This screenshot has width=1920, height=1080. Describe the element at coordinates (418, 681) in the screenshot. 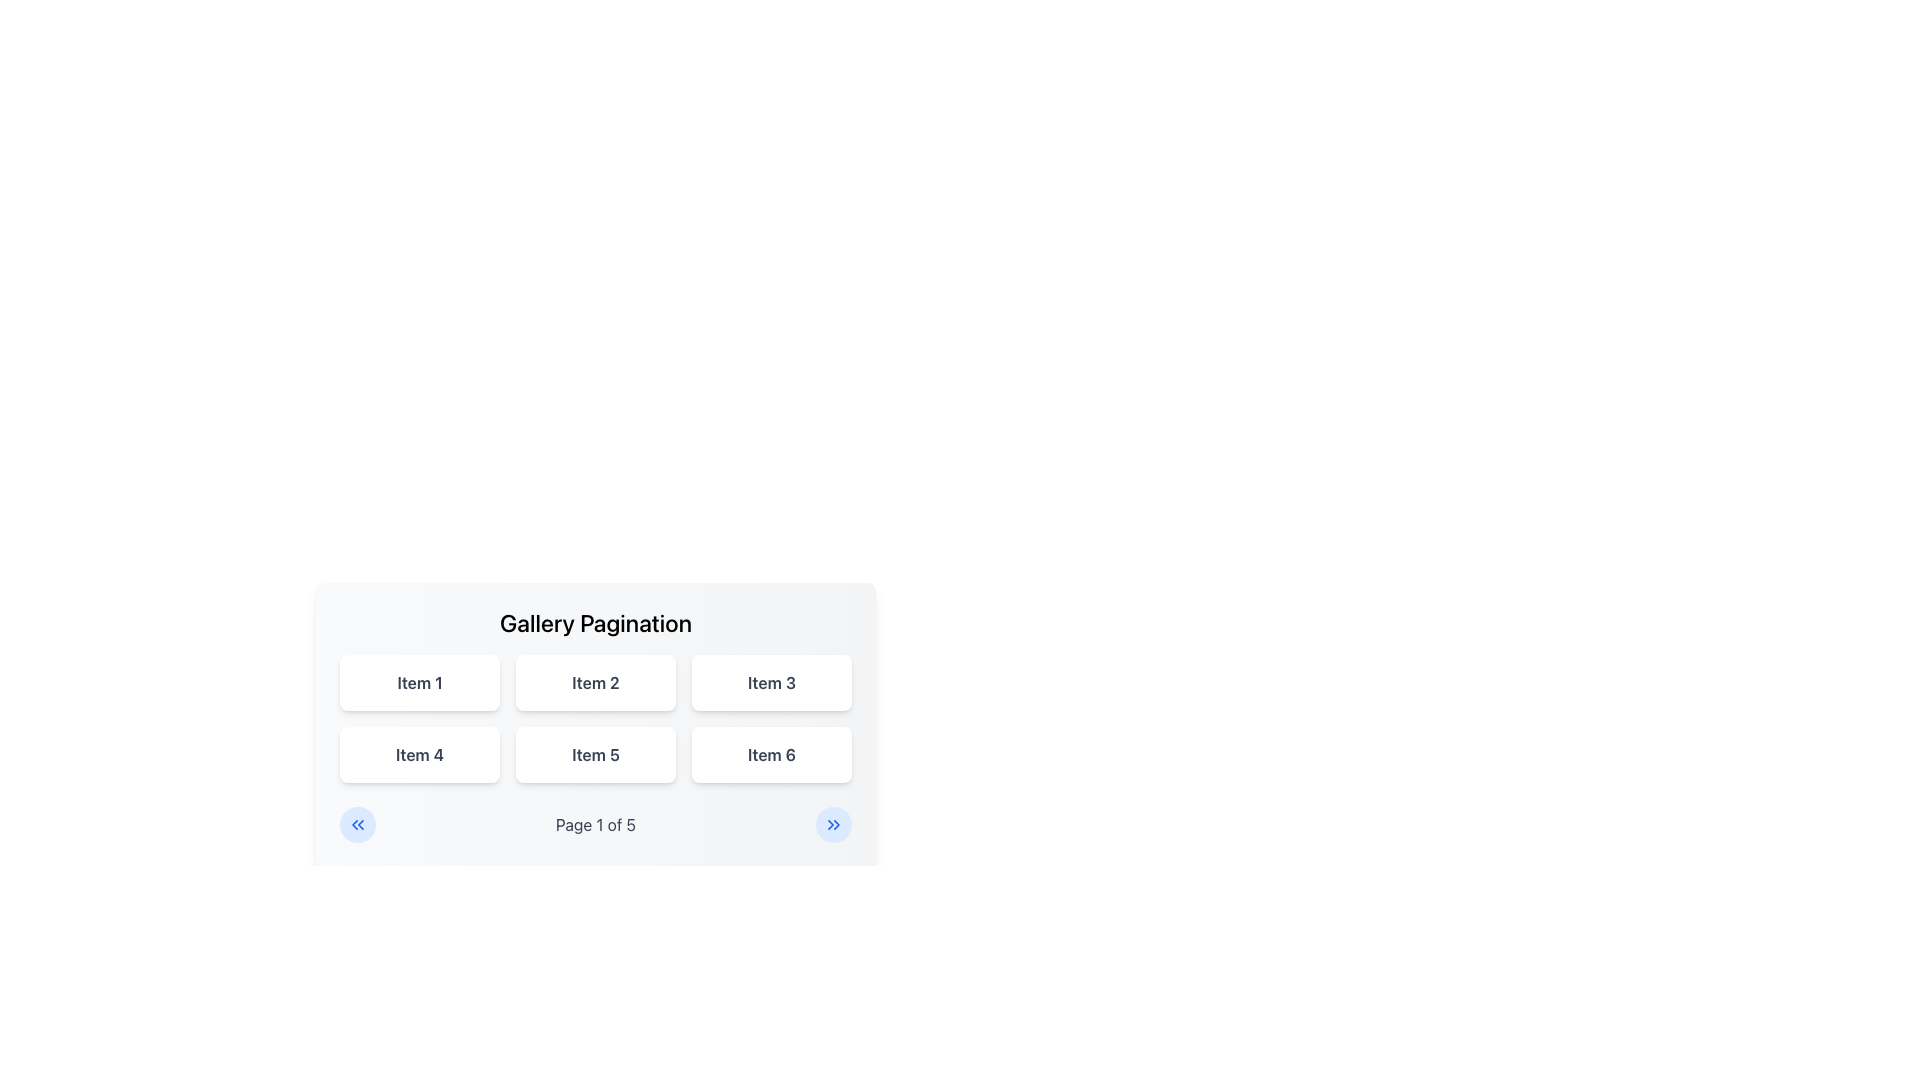

I see `the Text Label located in the top-left corner of the 2x3 grid layout, which provides textual information under the heading 'Gallery Pagination'` at that location.